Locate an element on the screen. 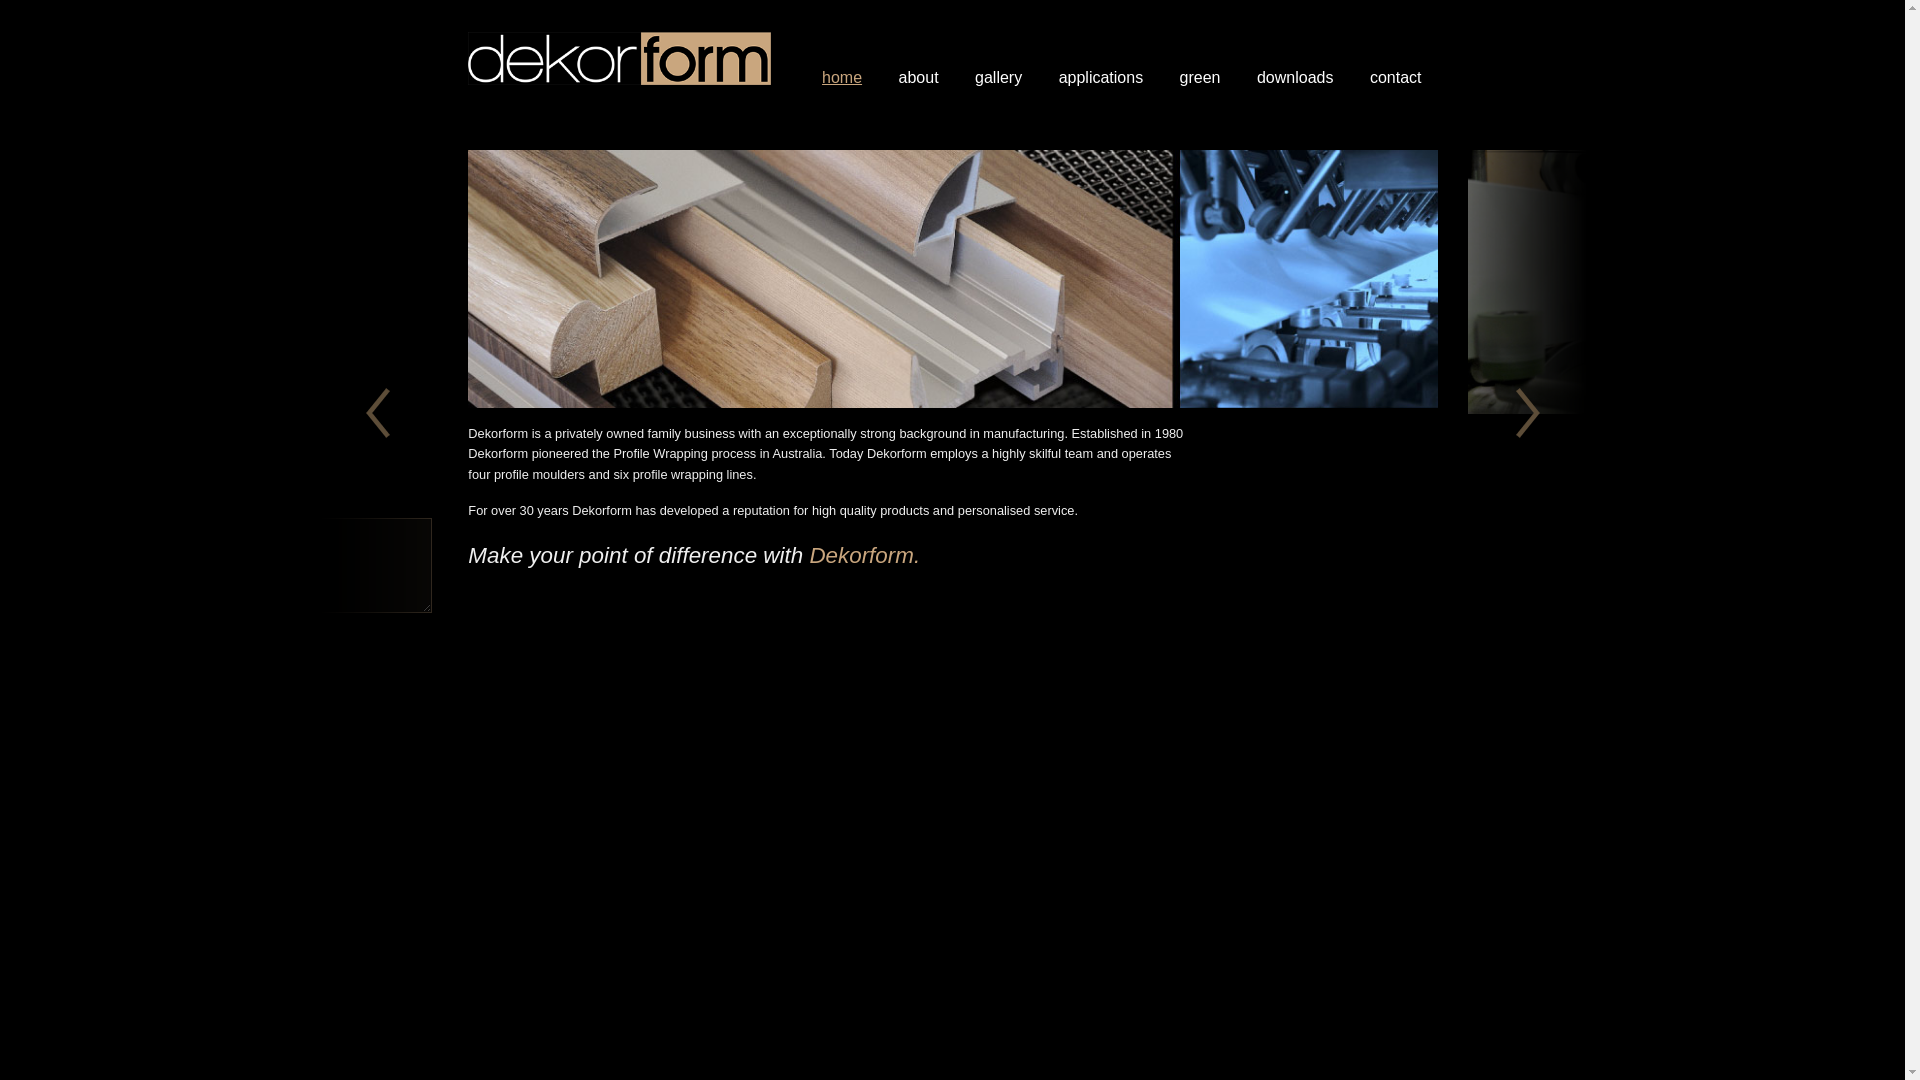 The width and height of the screenshot is (1920, 1080). 'applications' is located at coordinates (1100, 57).